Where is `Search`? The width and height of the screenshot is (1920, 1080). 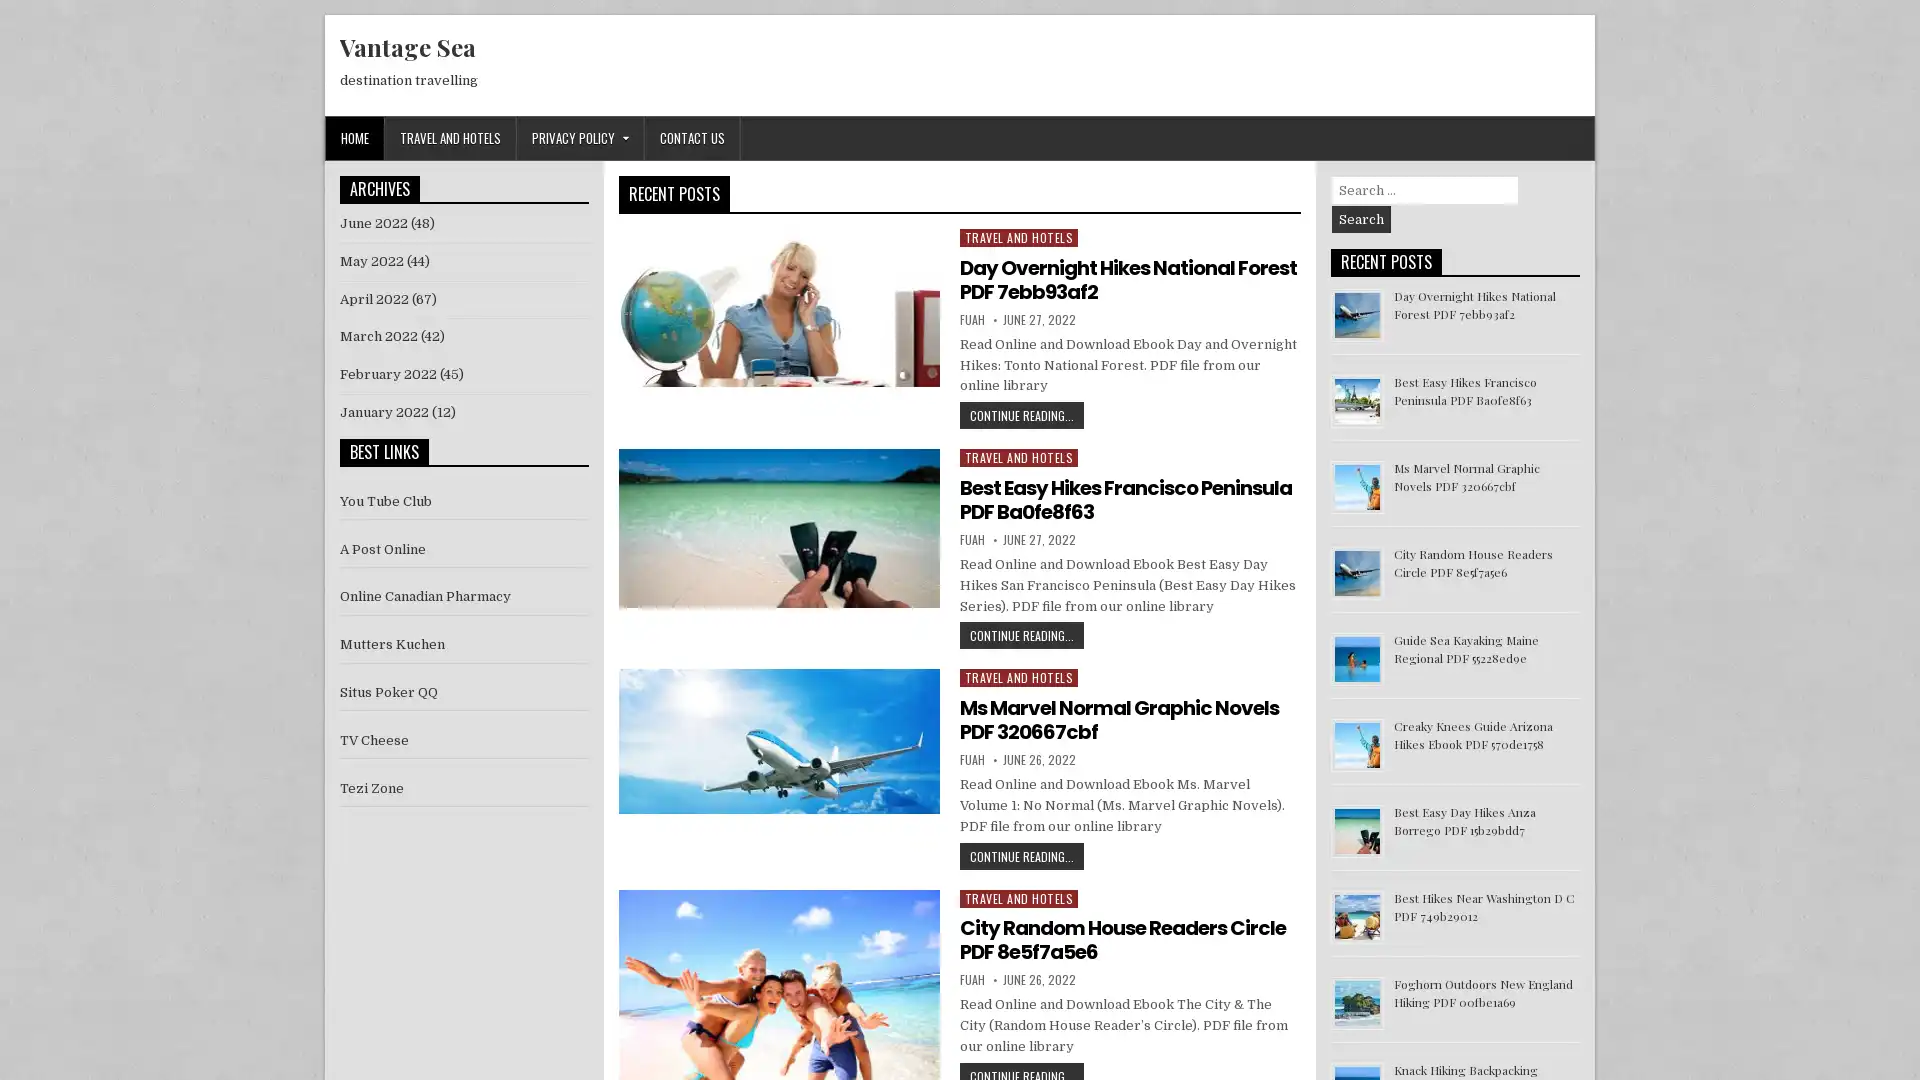 Search is located at coordinates (1360, 219).